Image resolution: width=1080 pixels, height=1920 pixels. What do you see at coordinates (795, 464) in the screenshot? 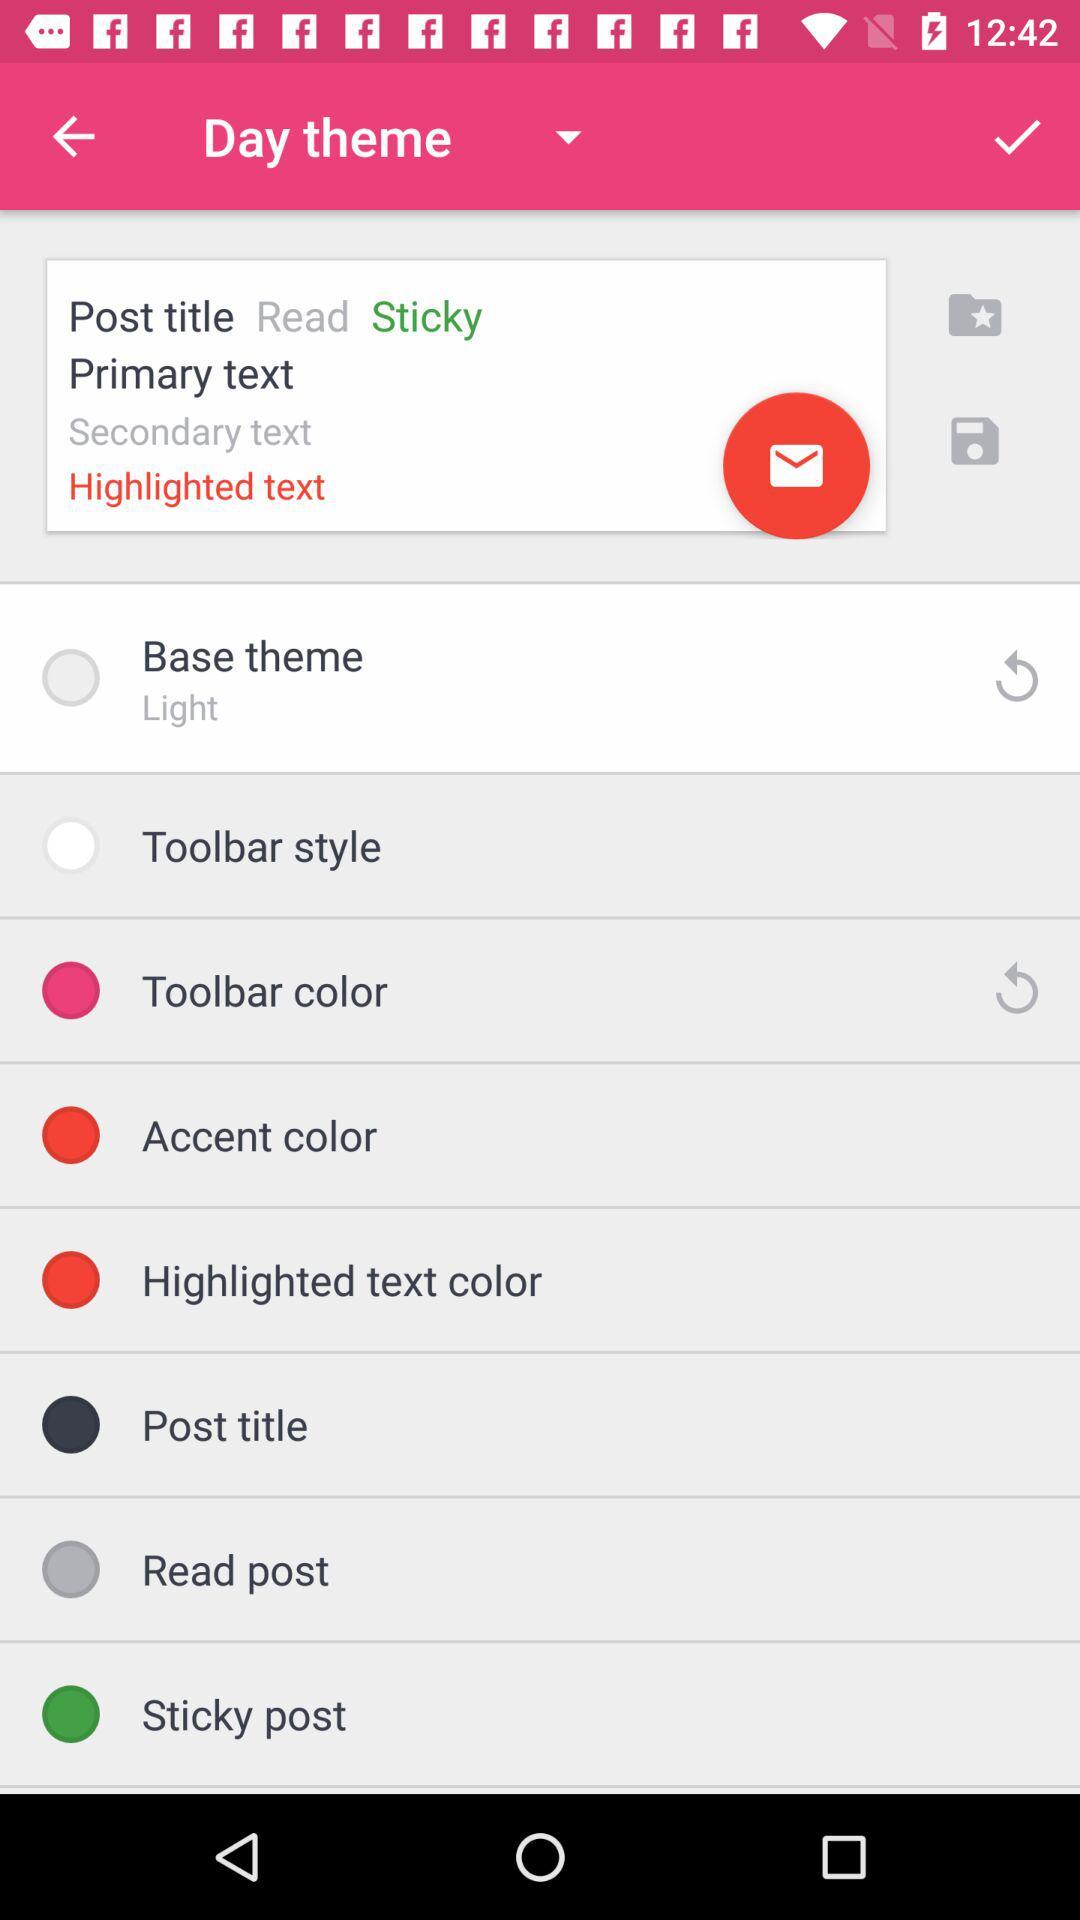
I see `the email icon` at bounding box center [795, 464].